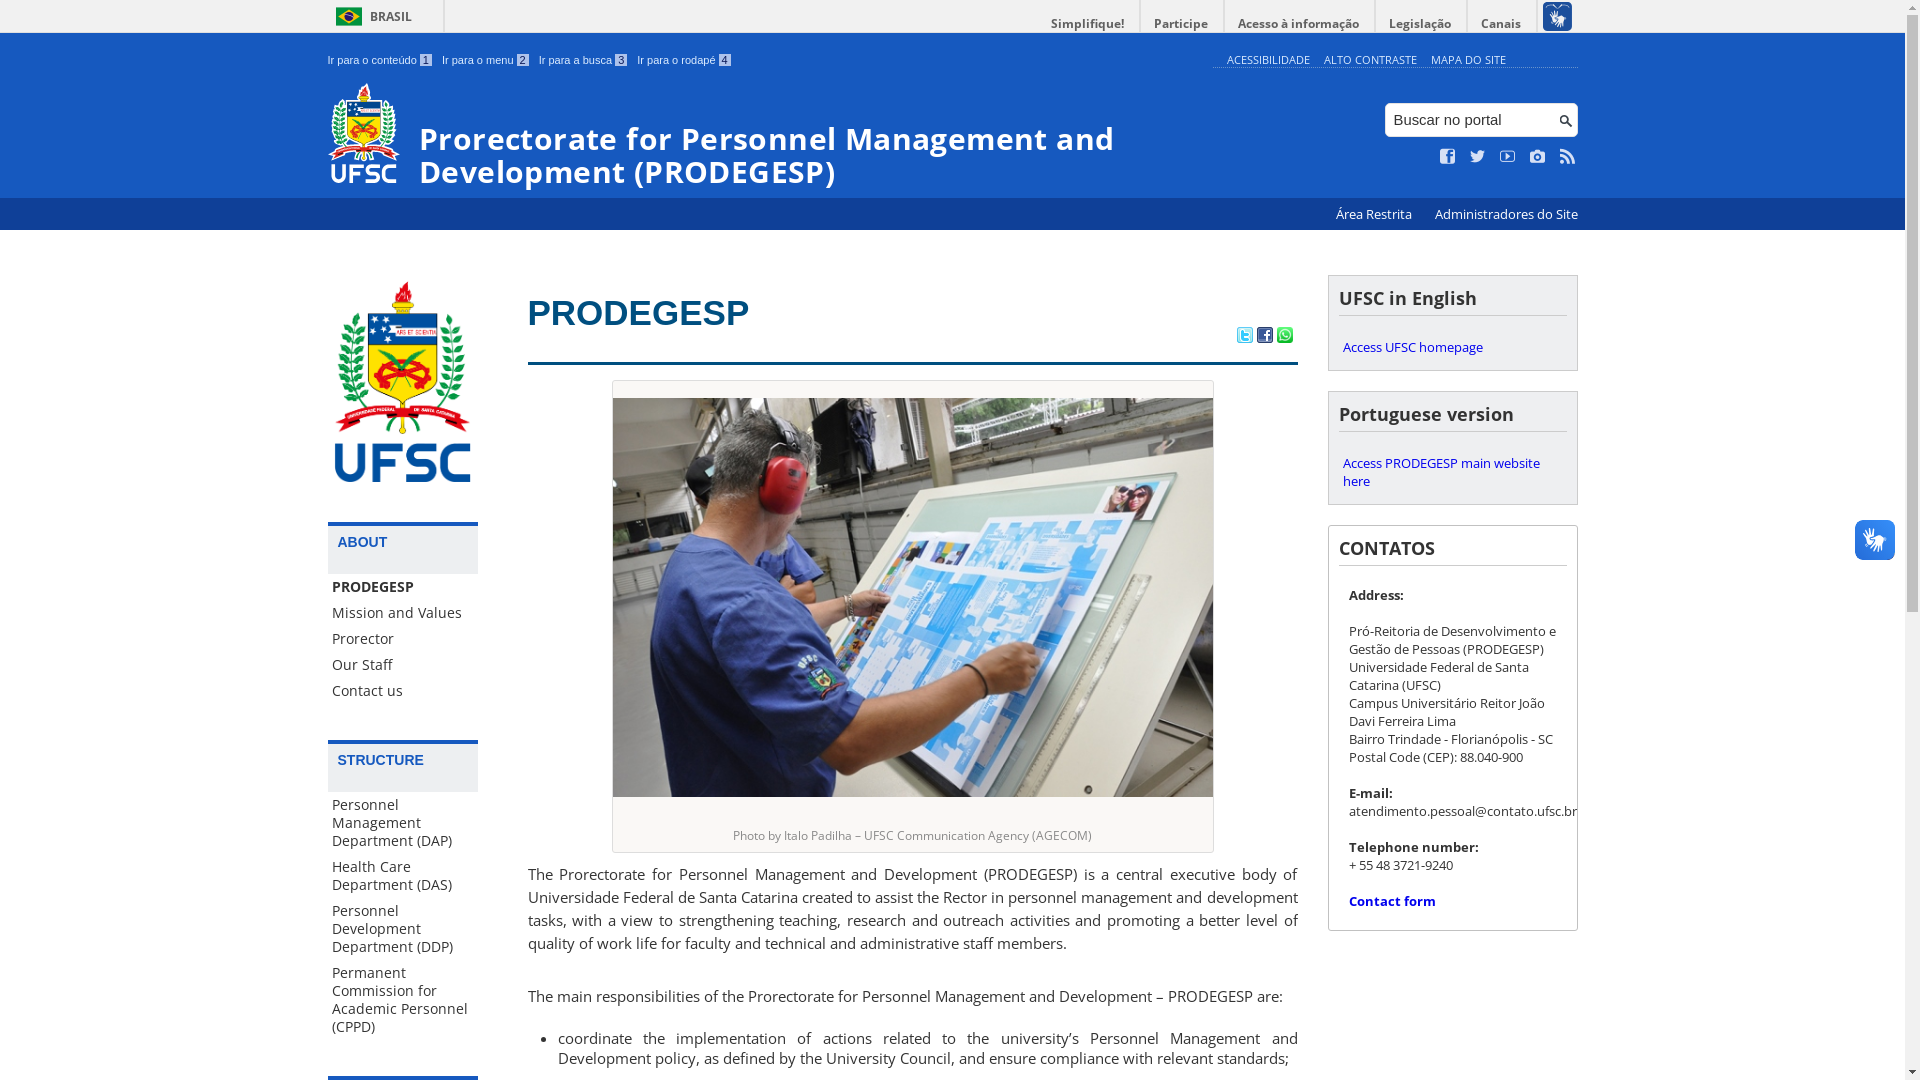 The height and width of the screenshot is (1080, 1920). Describe the element at coordinates (402, 822) in the screenshot. I see `'Personnel Management Department (DAP)'` at that location.